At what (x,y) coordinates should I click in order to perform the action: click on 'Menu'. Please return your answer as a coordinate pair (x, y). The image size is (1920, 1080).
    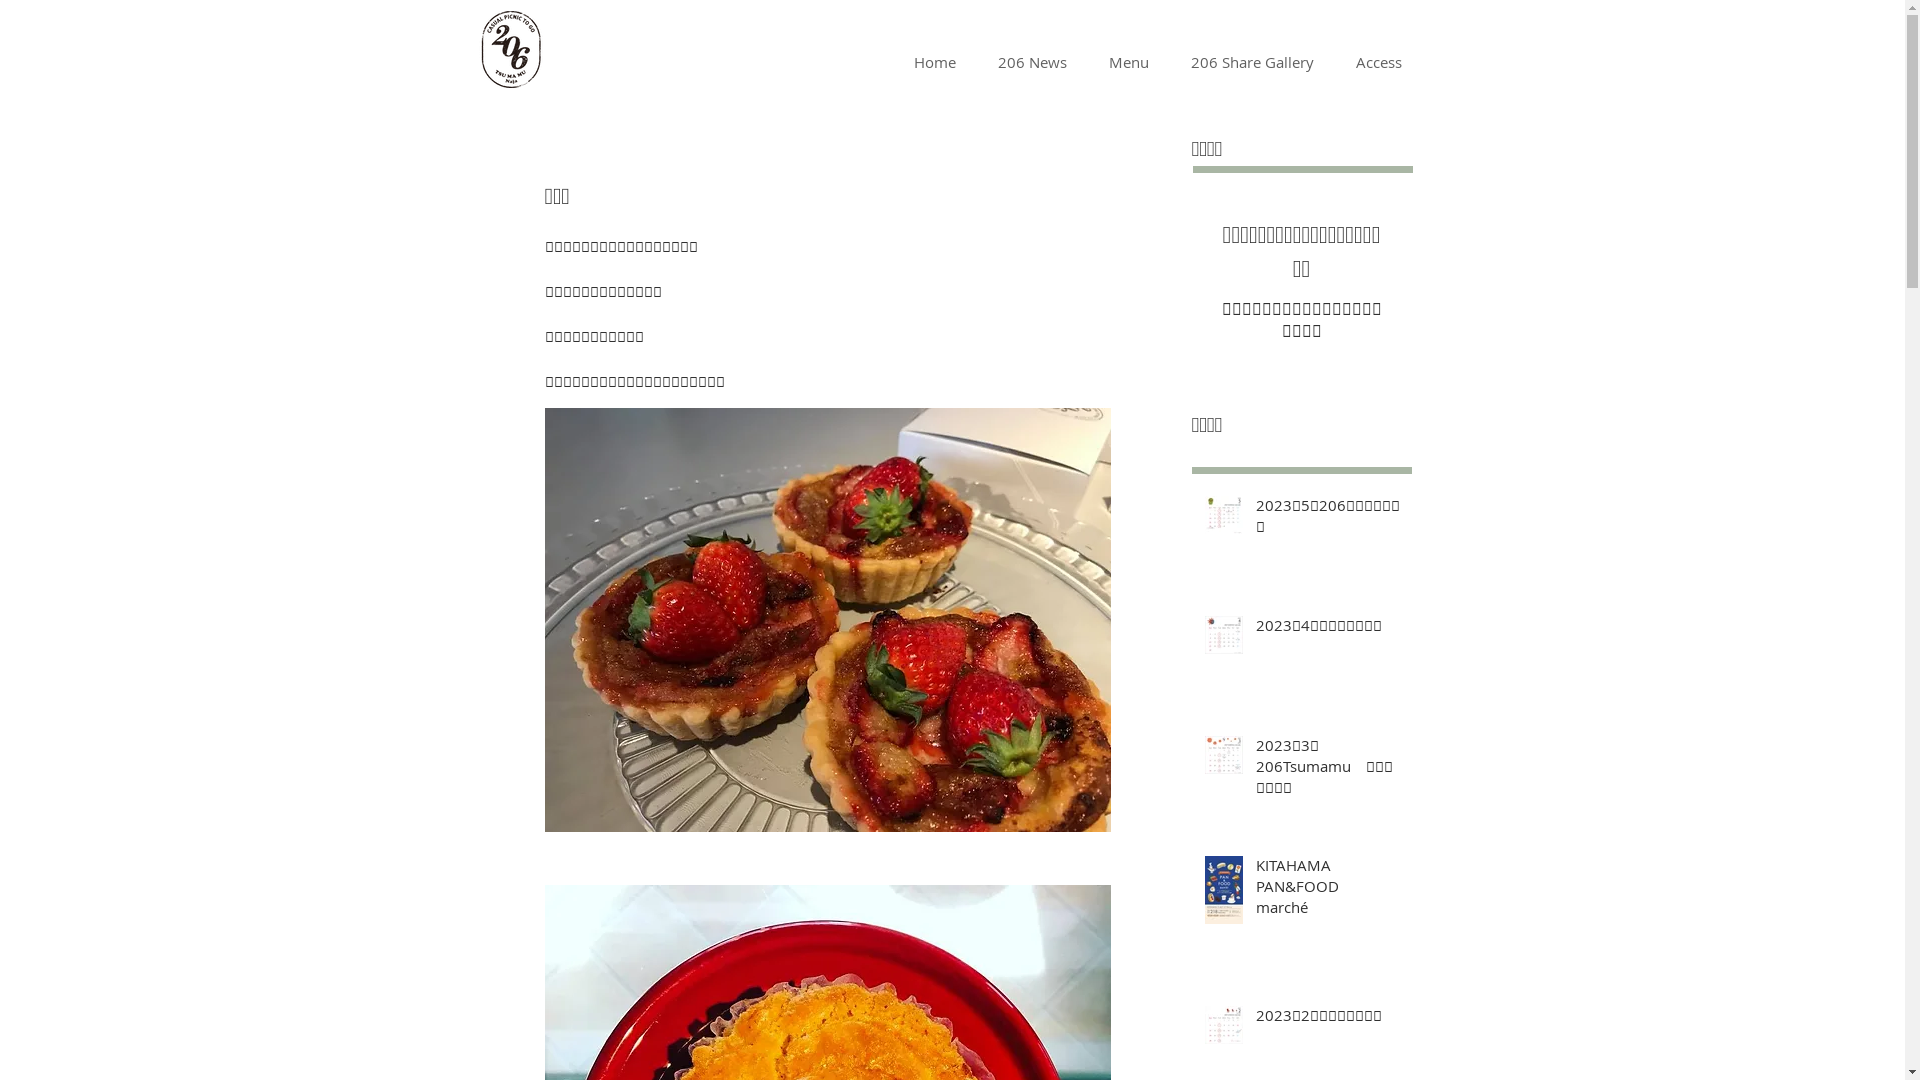
    Looking at the image, I should click on (1128, 60).